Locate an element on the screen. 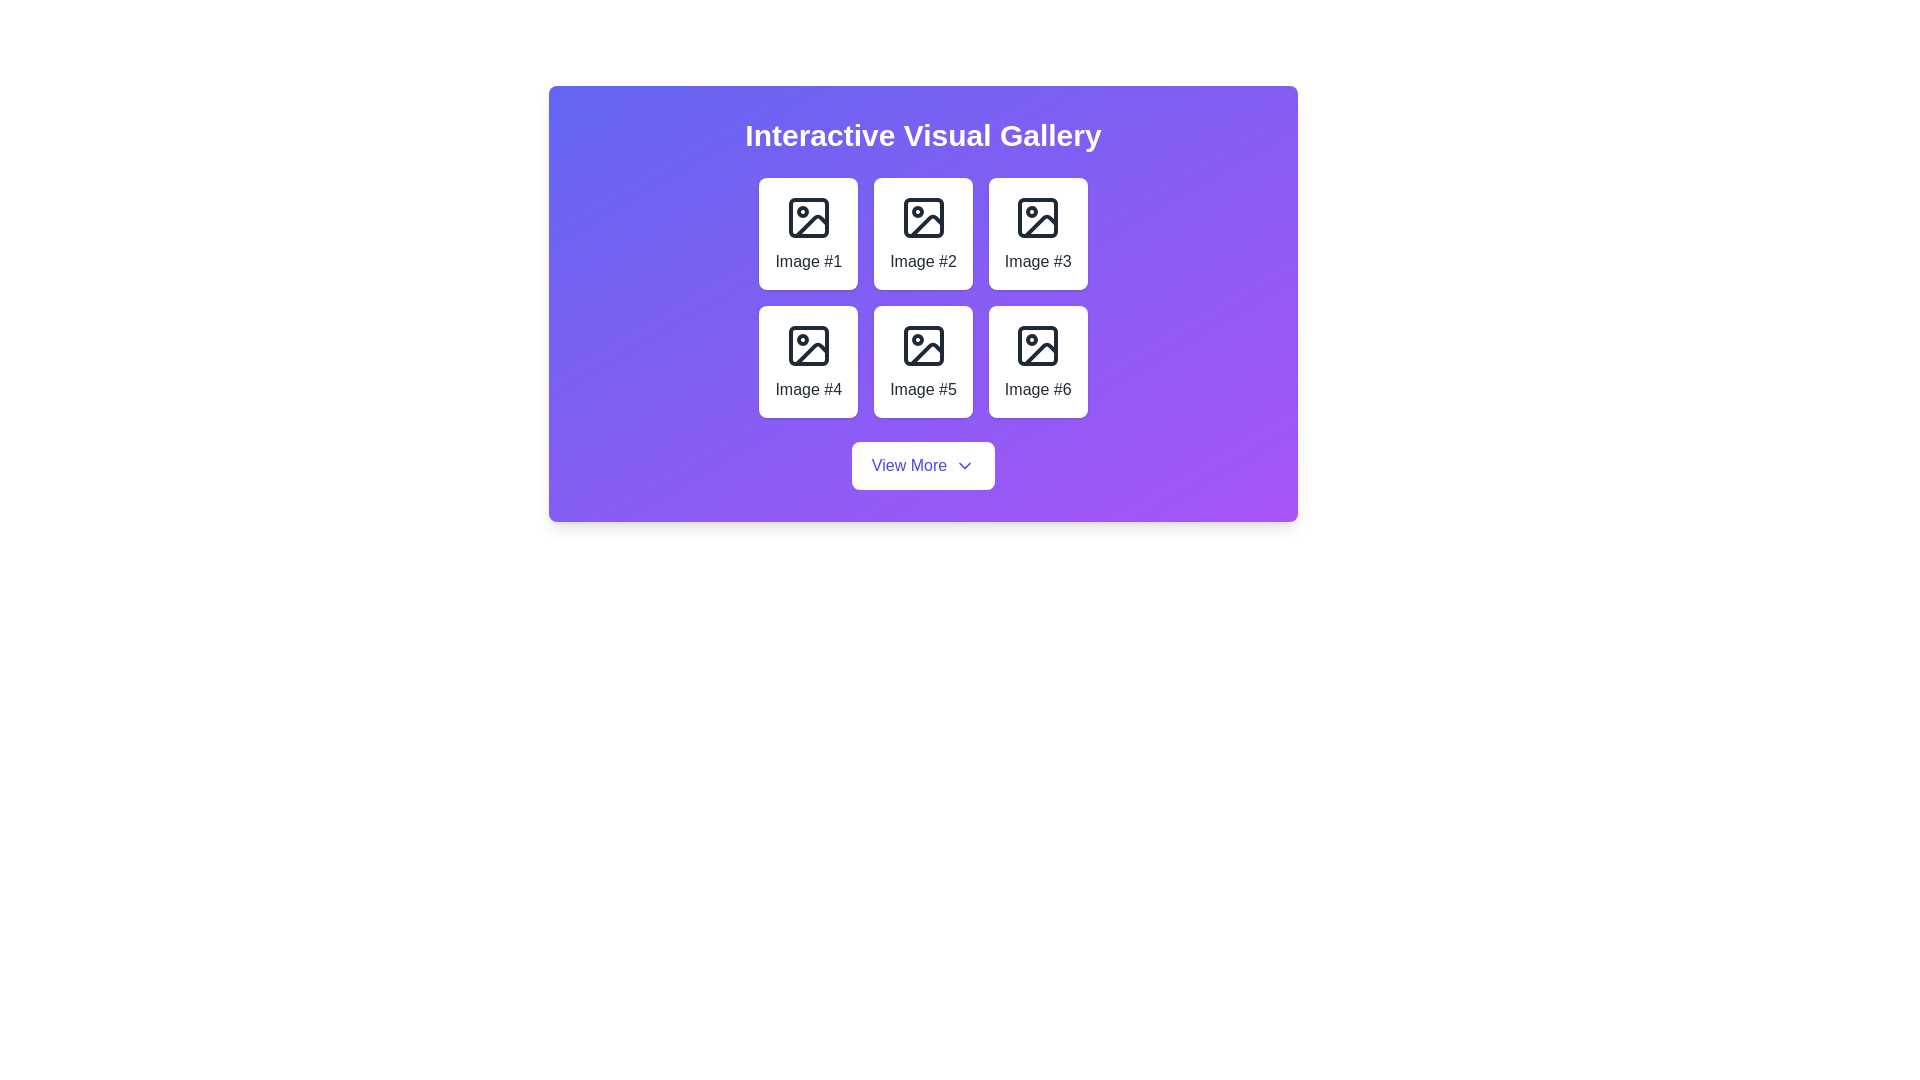  the rounded rectangle shape located at the top-left inside the image illustration of 'Image #1' is located at coordinates (808, 218).